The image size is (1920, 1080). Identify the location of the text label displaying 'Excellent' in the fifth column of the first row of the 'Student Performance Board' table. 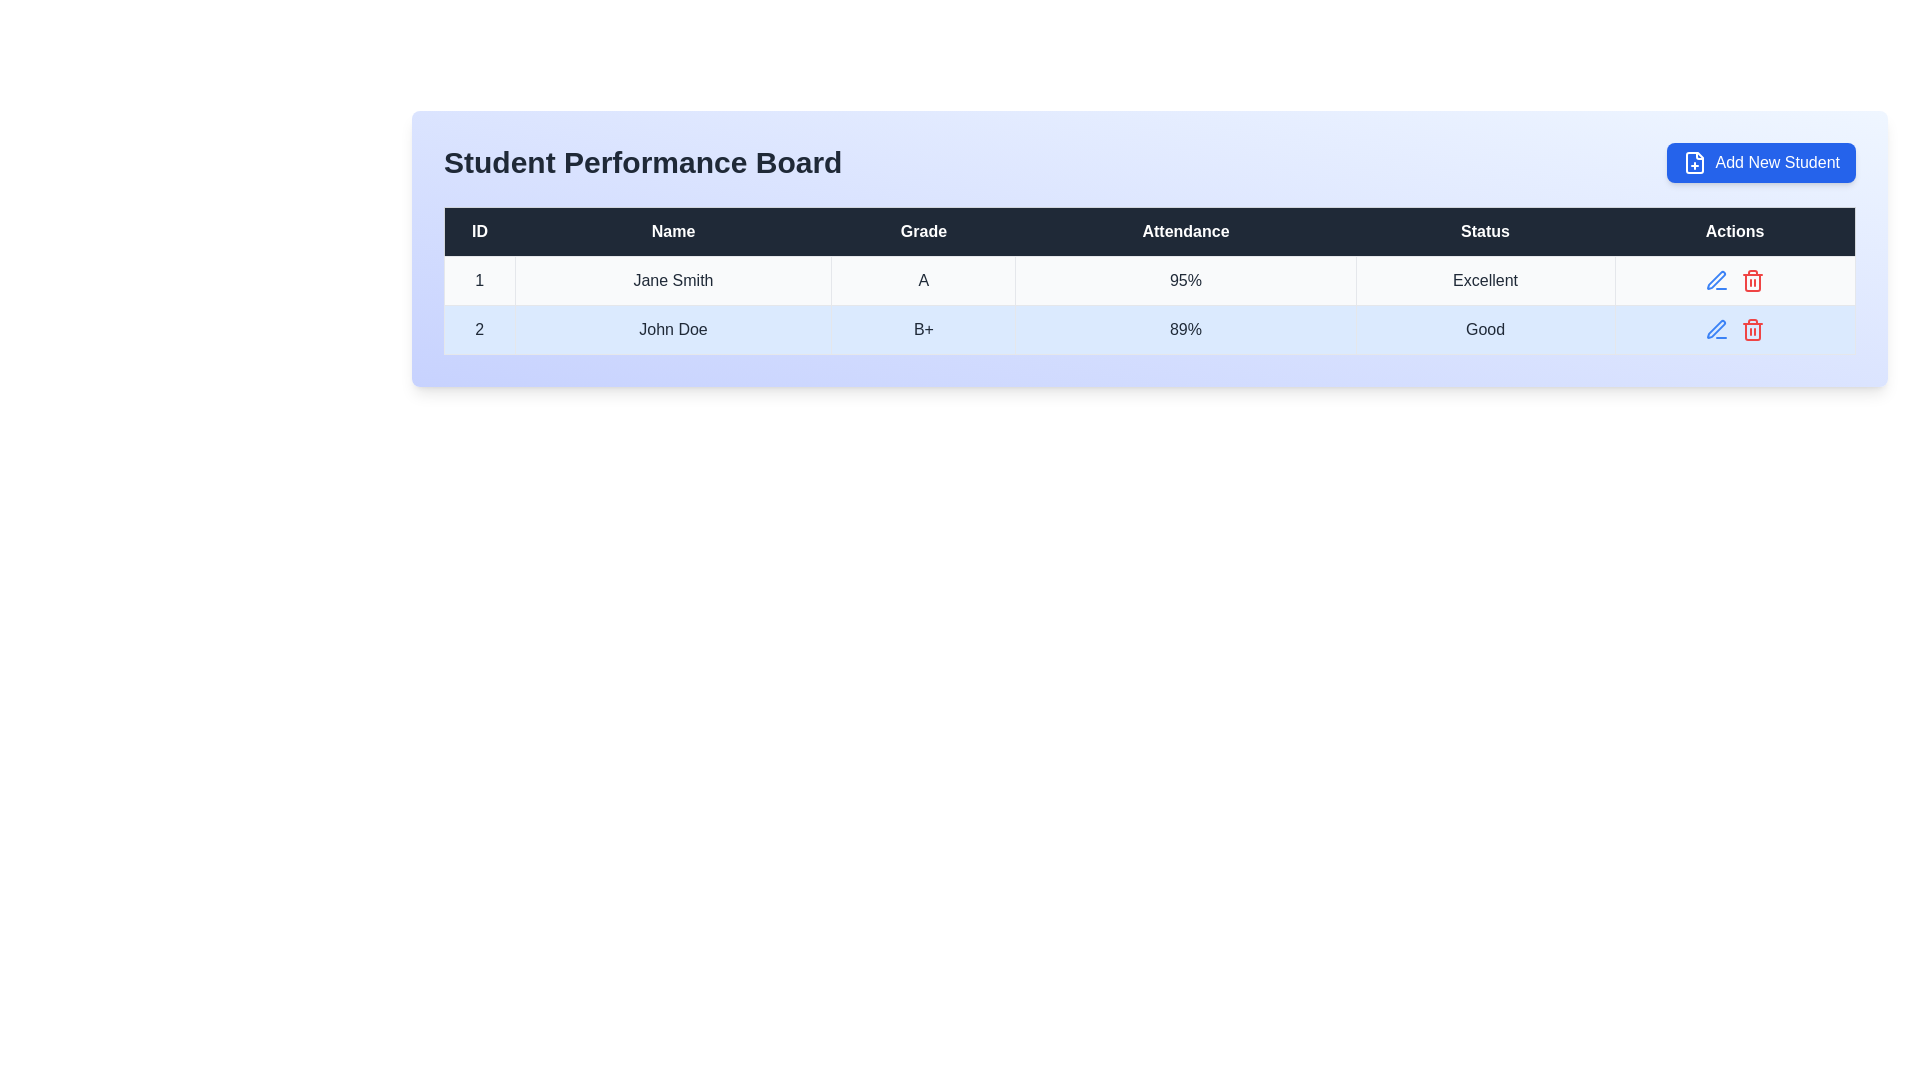
(1485, 281).